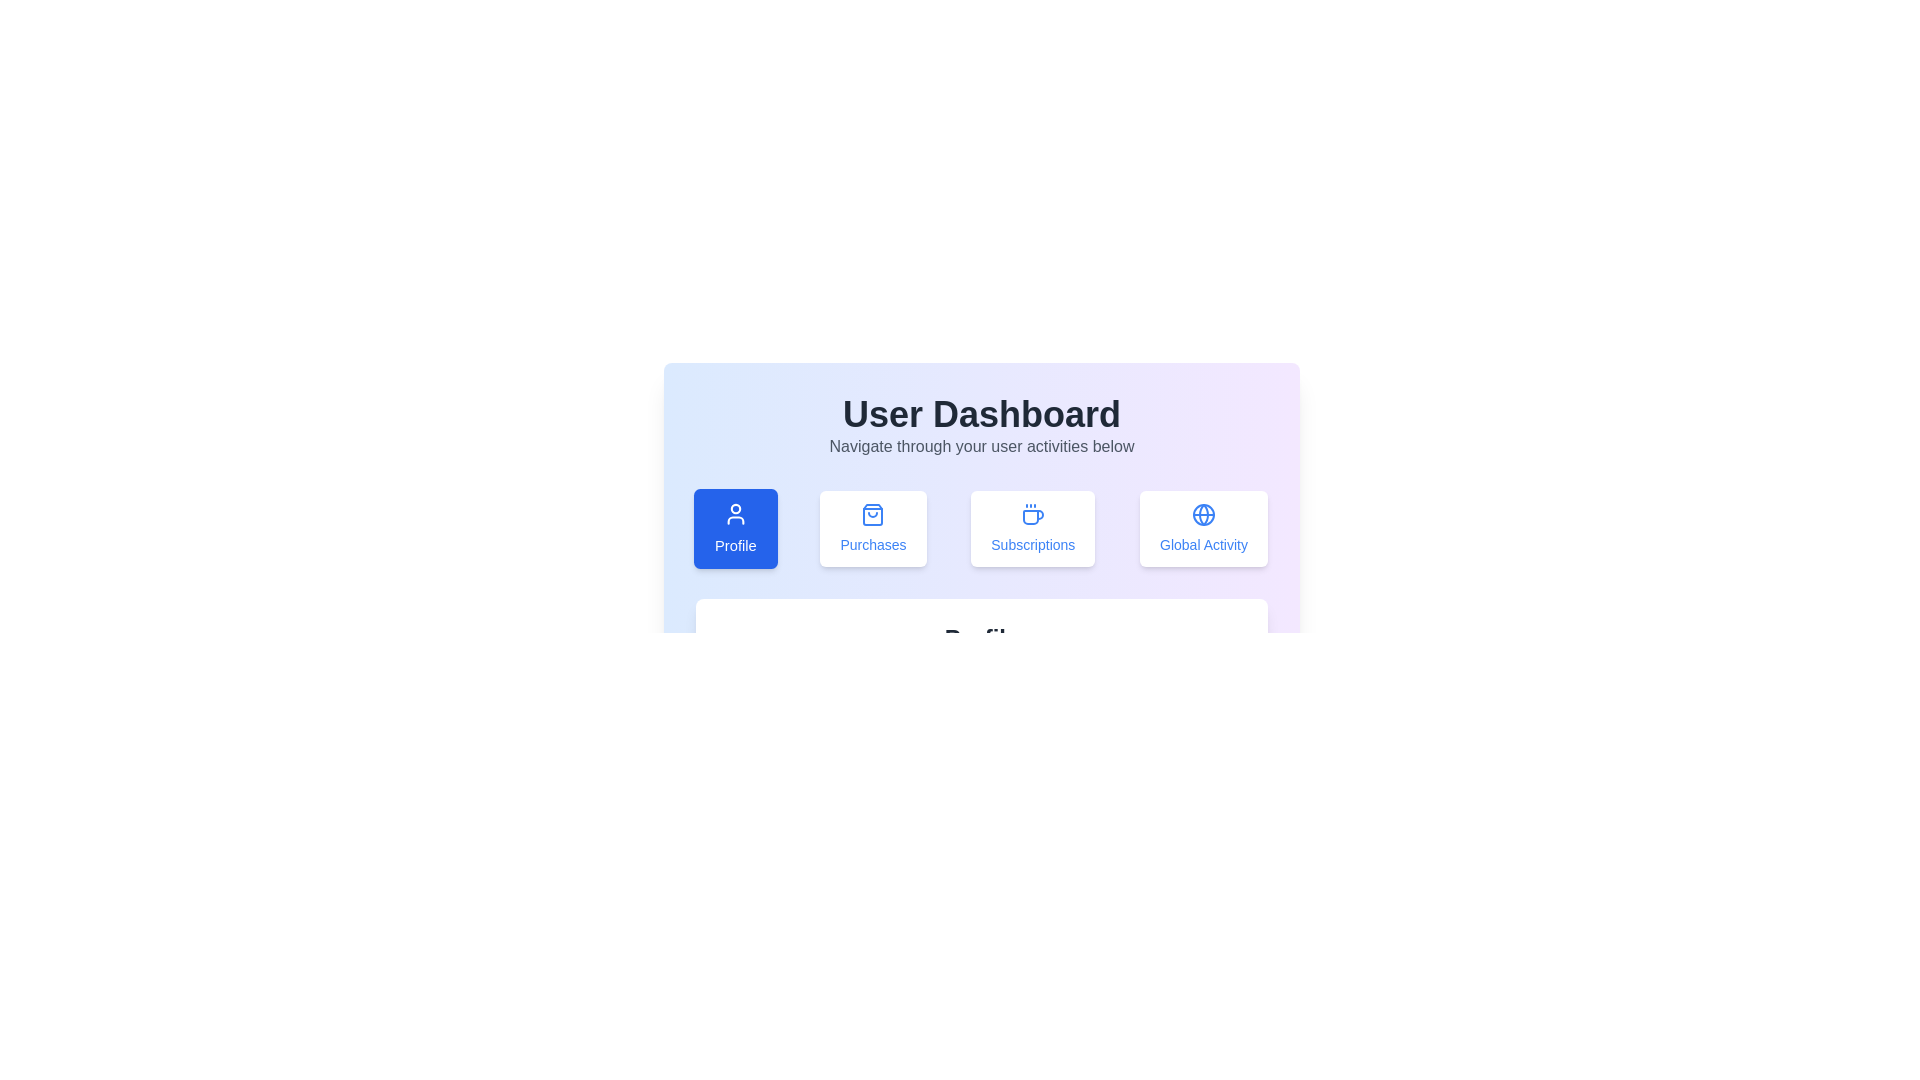 The height and width of the screenshot is (1080, 1920). Describe the element at coordinates (1032, 527) in the screenshot. I see `the 'Subscriptions' tab to activate it and view its content` at that location.